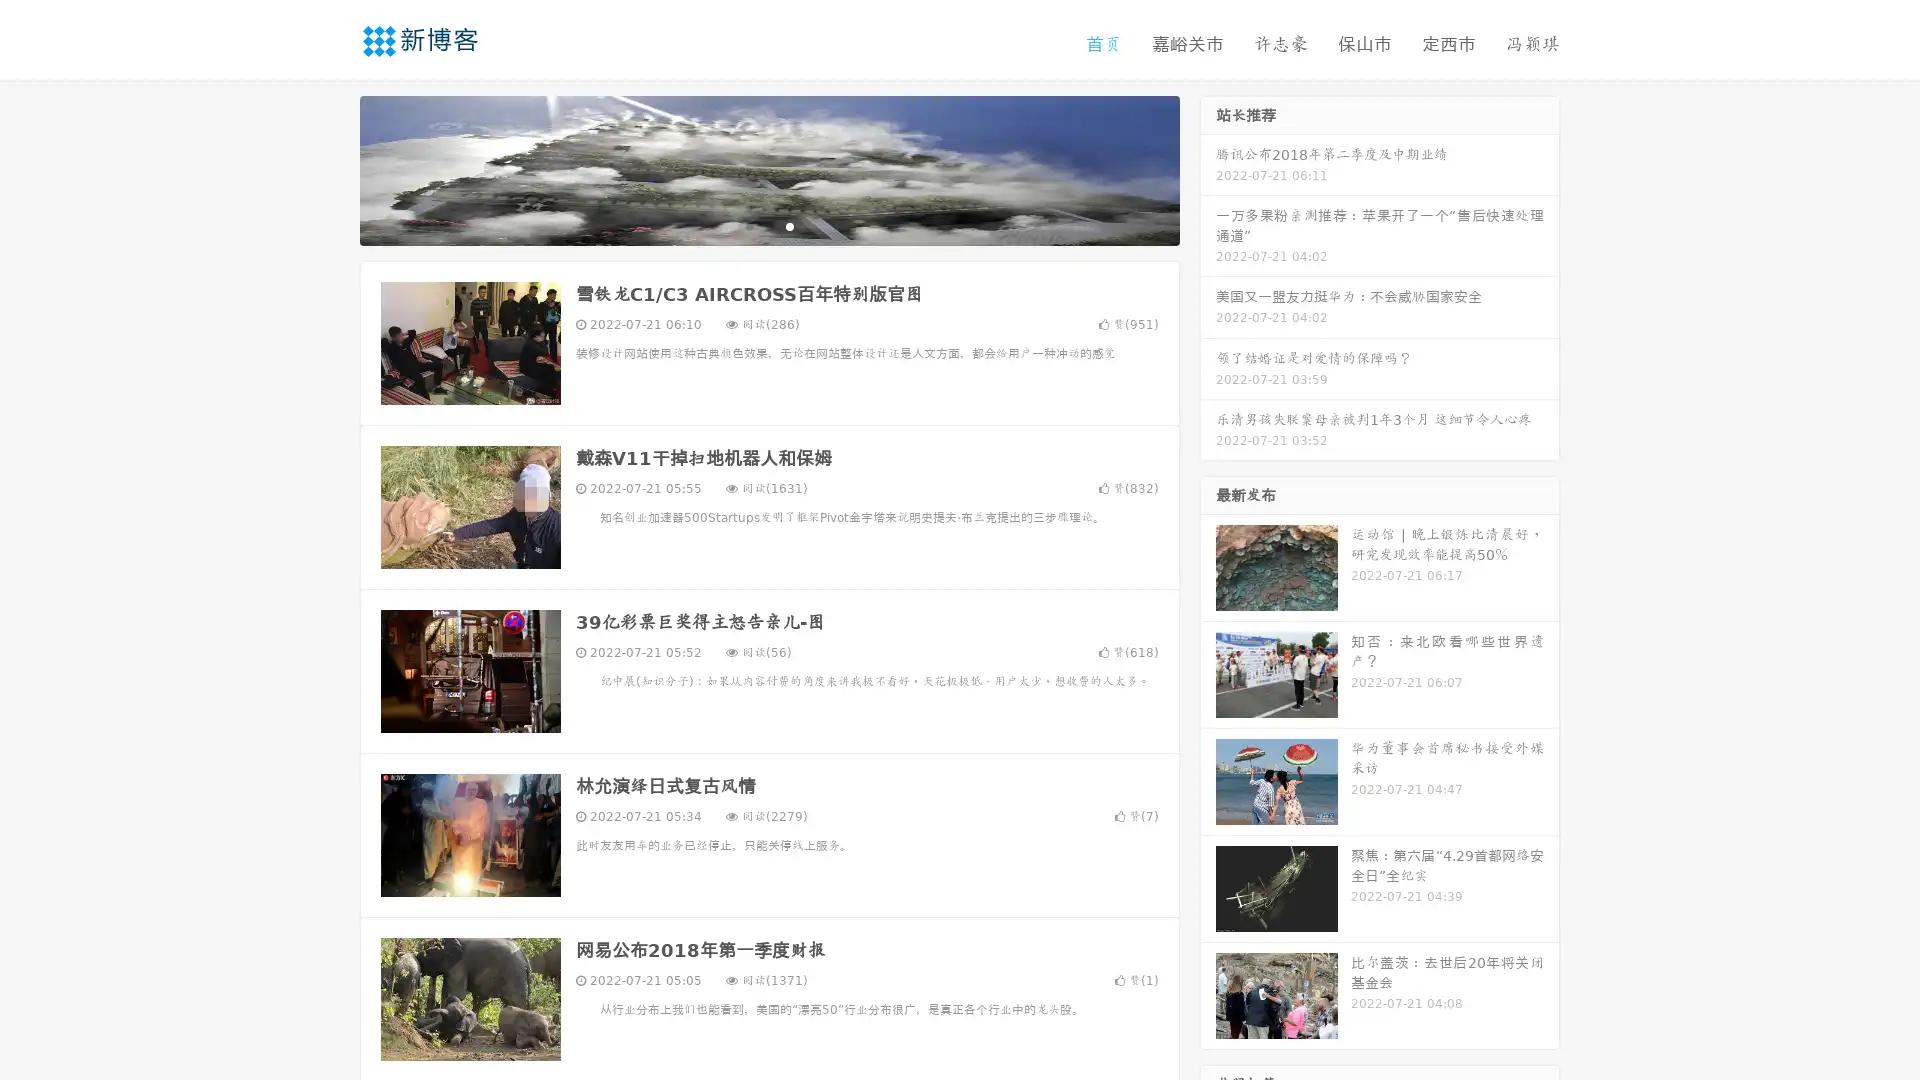  I want to click on Previous slide, so click(330, 168).